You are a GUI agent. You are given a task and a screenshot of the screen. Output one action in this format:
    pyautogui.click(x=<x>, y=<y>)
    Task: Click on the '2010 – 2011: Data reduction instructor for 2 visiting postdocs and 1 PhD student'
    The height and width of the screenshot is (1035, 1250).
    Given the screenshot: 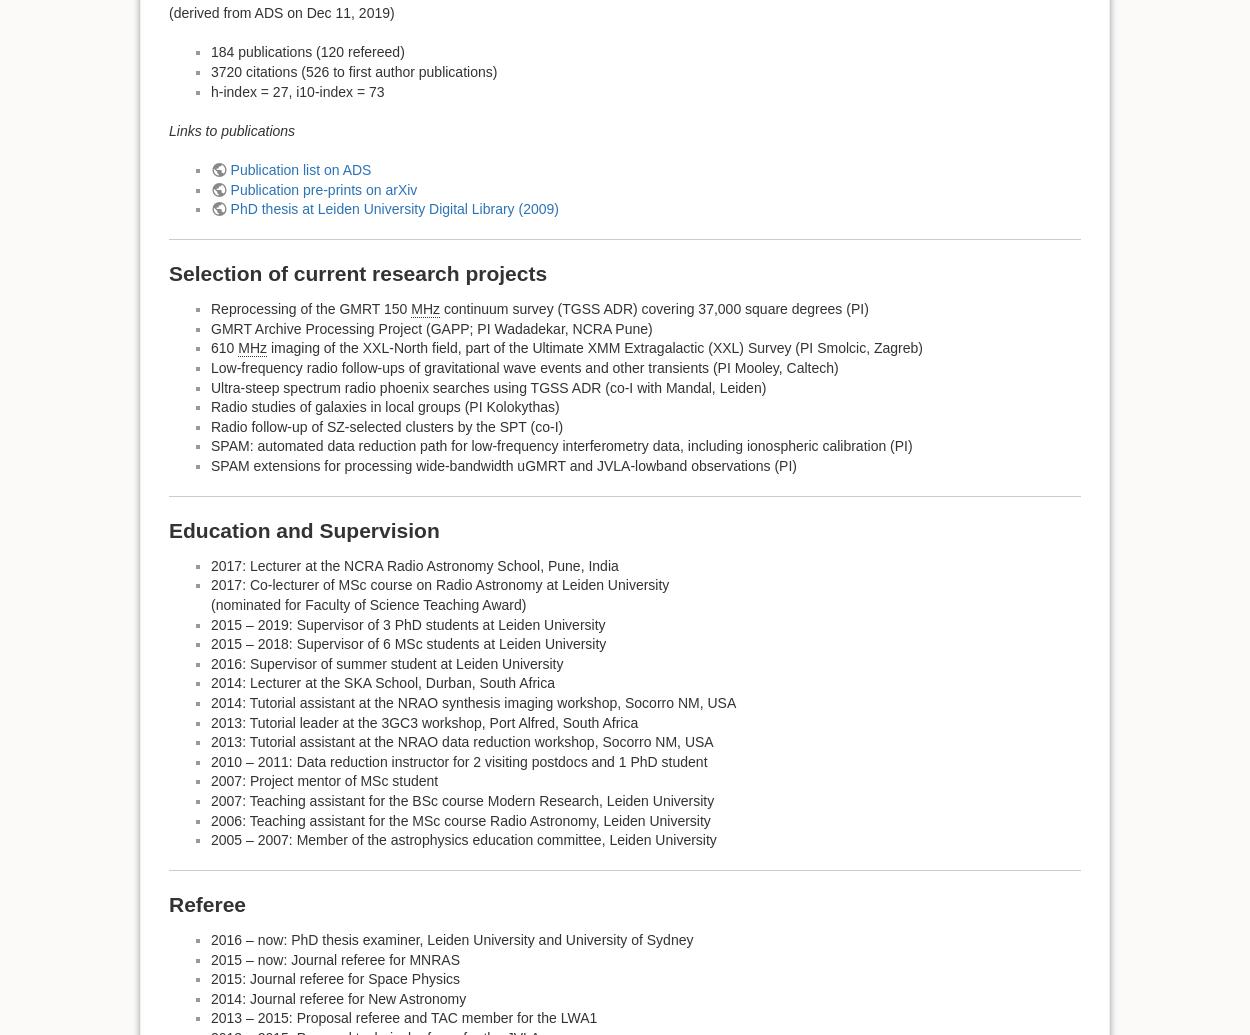 What is the action you would take?
    pyautogui.click(x=458, y=760)
    